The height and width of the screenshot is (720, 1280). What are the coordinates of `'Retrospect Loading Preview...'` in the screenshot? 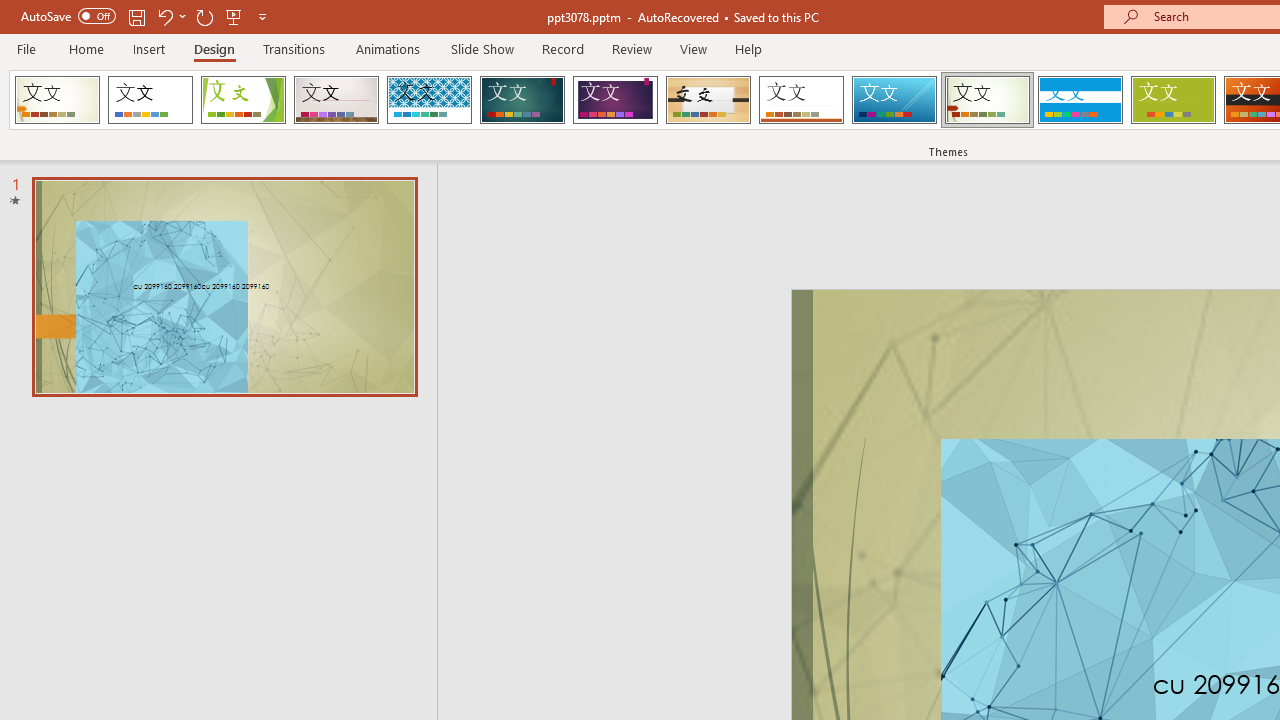 It's located at (801, 100).